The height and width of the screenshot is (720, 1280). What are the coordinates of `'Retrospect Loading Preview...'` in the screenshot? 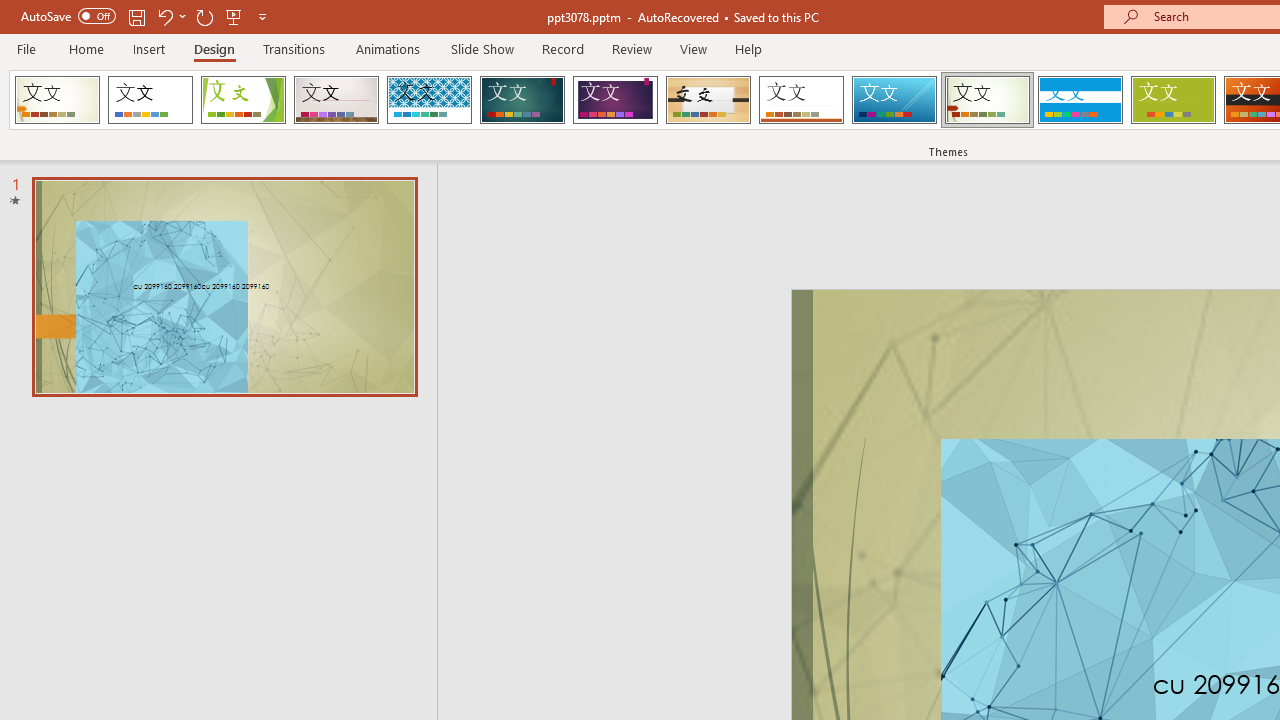 It's located at (801, 100).